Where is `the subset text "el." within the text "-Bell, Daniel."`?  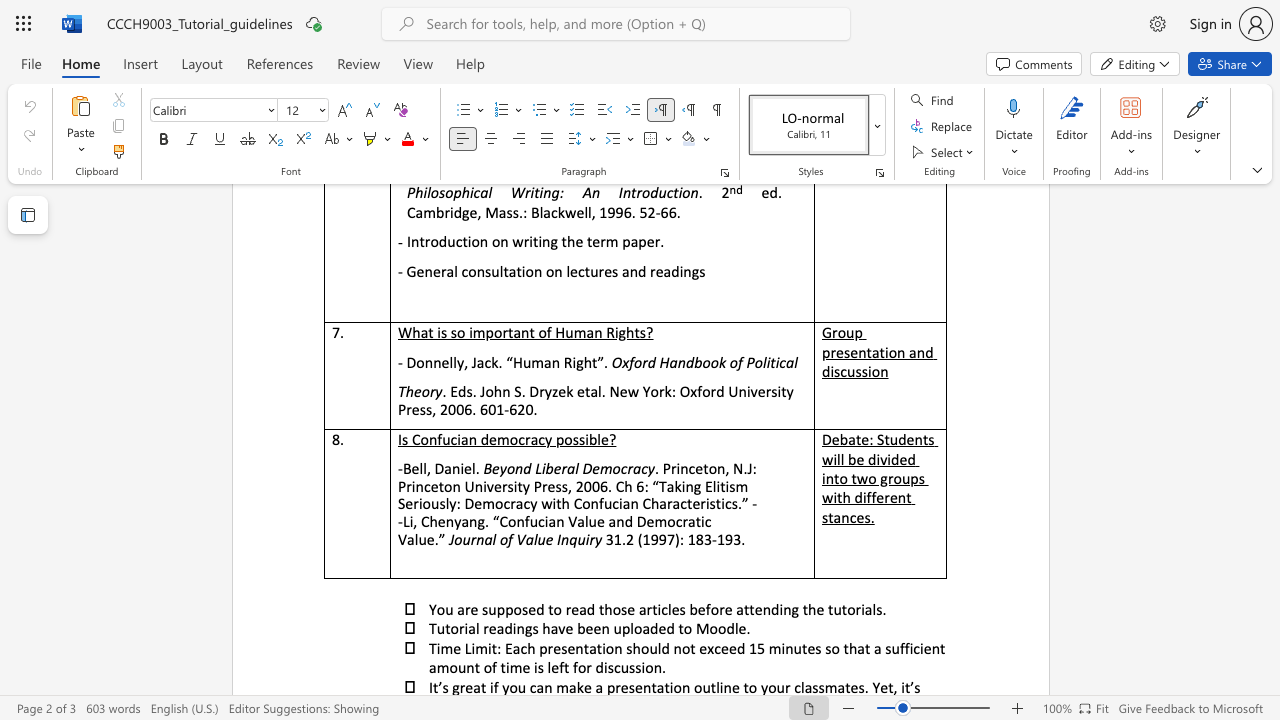
the subset text "el." within the text "-Bell, Daniel." is located at coordinates (463, 468).